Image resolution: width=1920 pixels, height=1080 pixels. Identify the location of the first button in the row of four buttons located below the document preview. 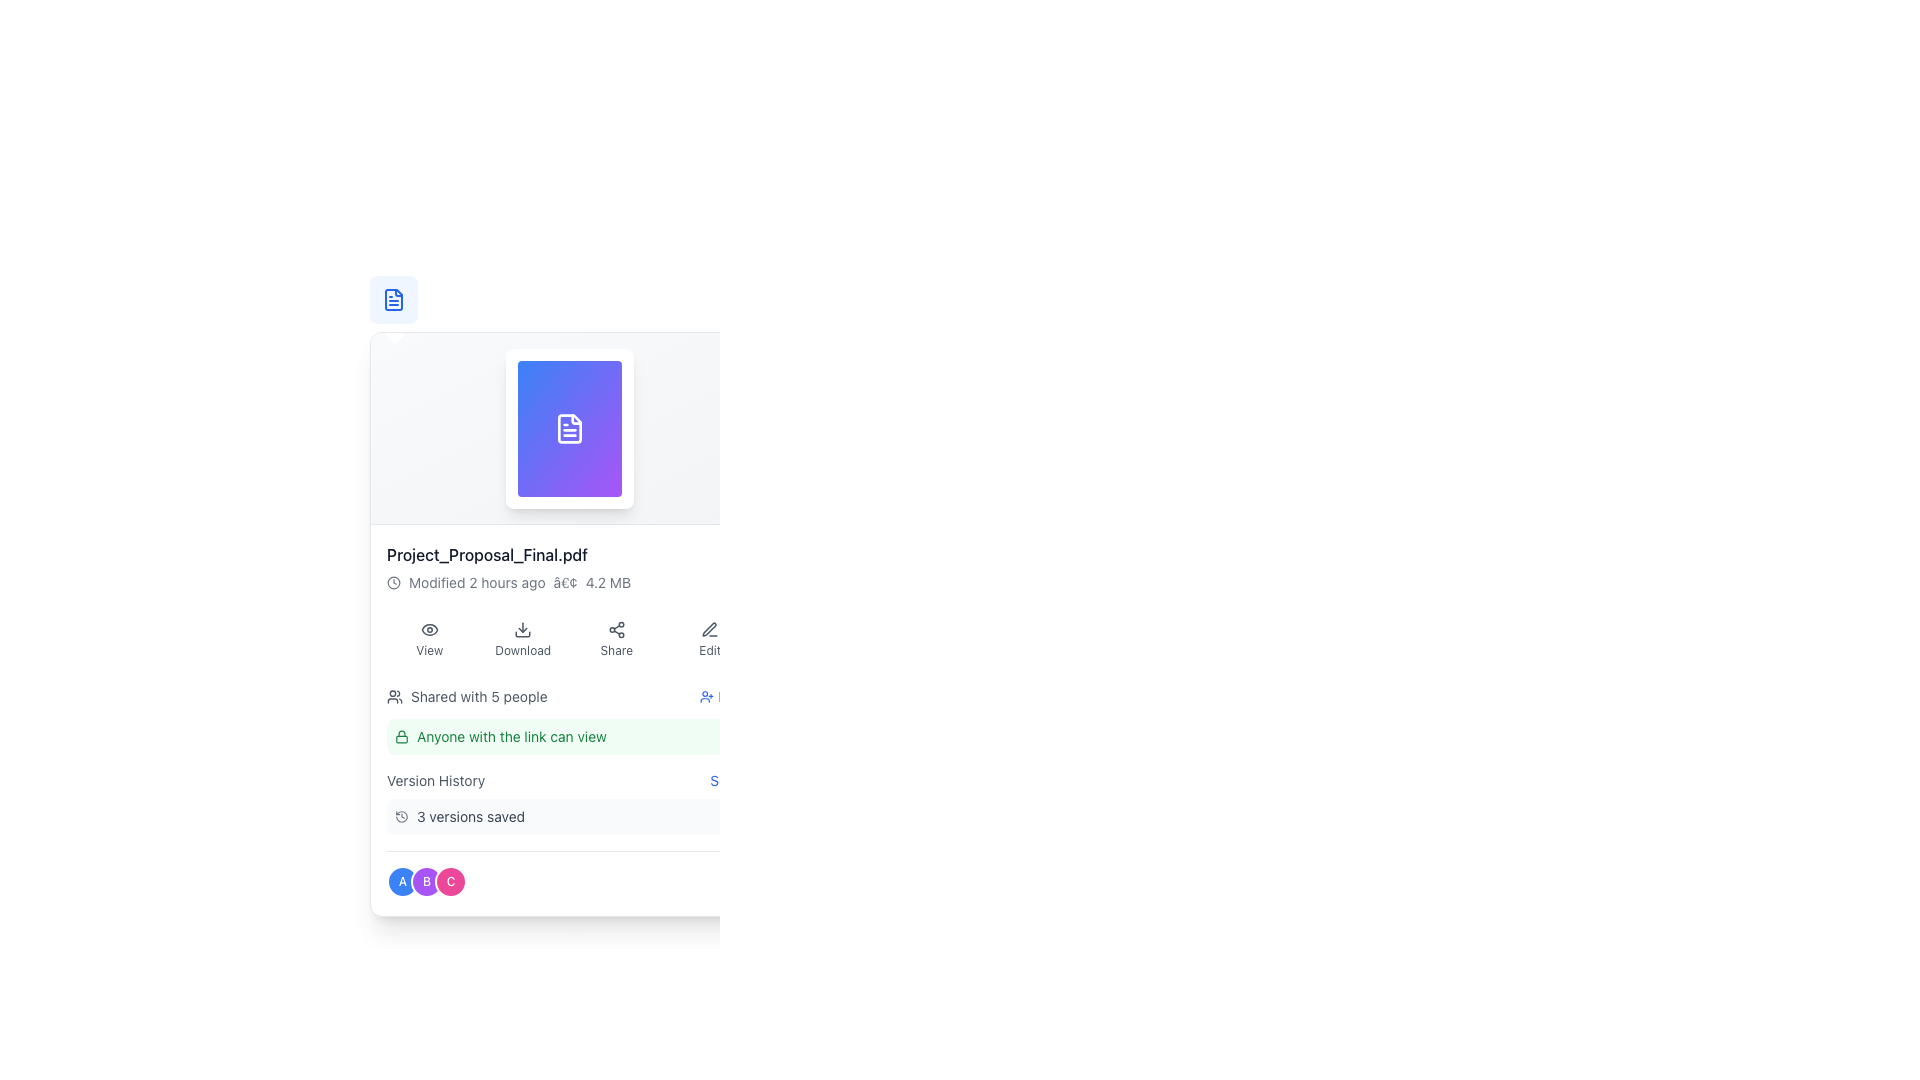
(428, 640).